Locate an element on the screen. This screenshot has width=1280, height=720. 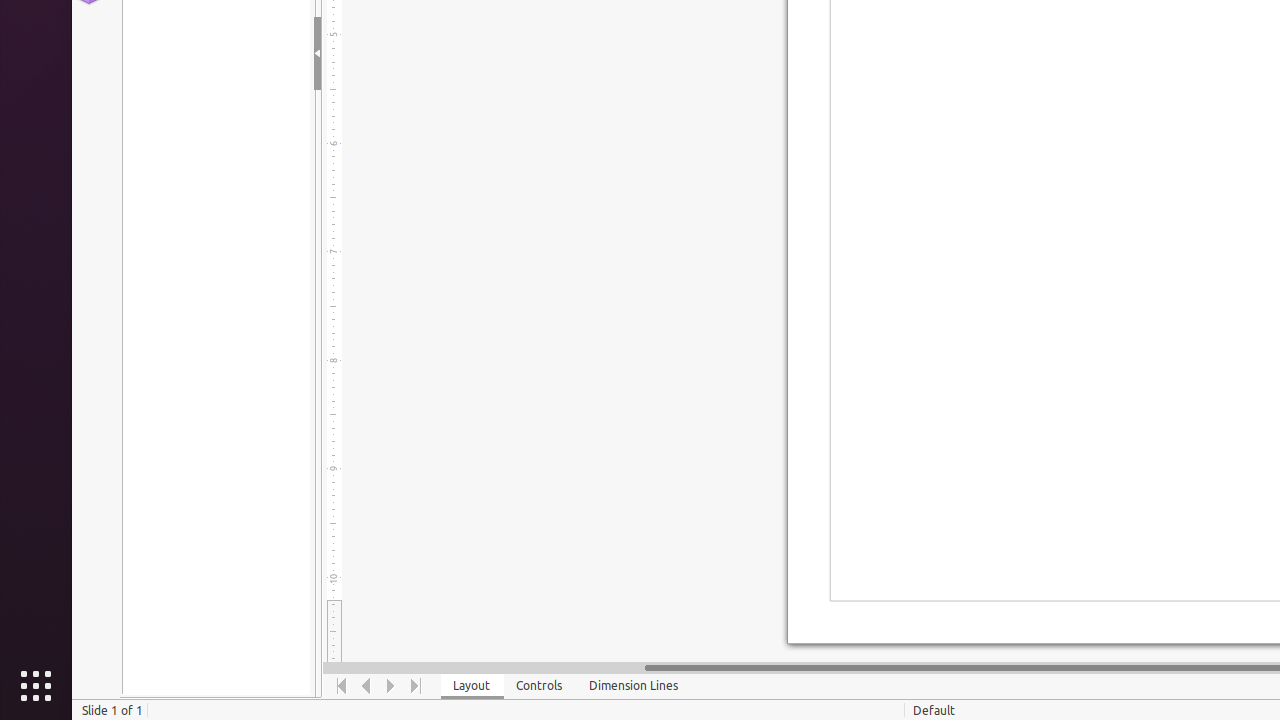
'Move Left' is located at coordinates (366, 685).